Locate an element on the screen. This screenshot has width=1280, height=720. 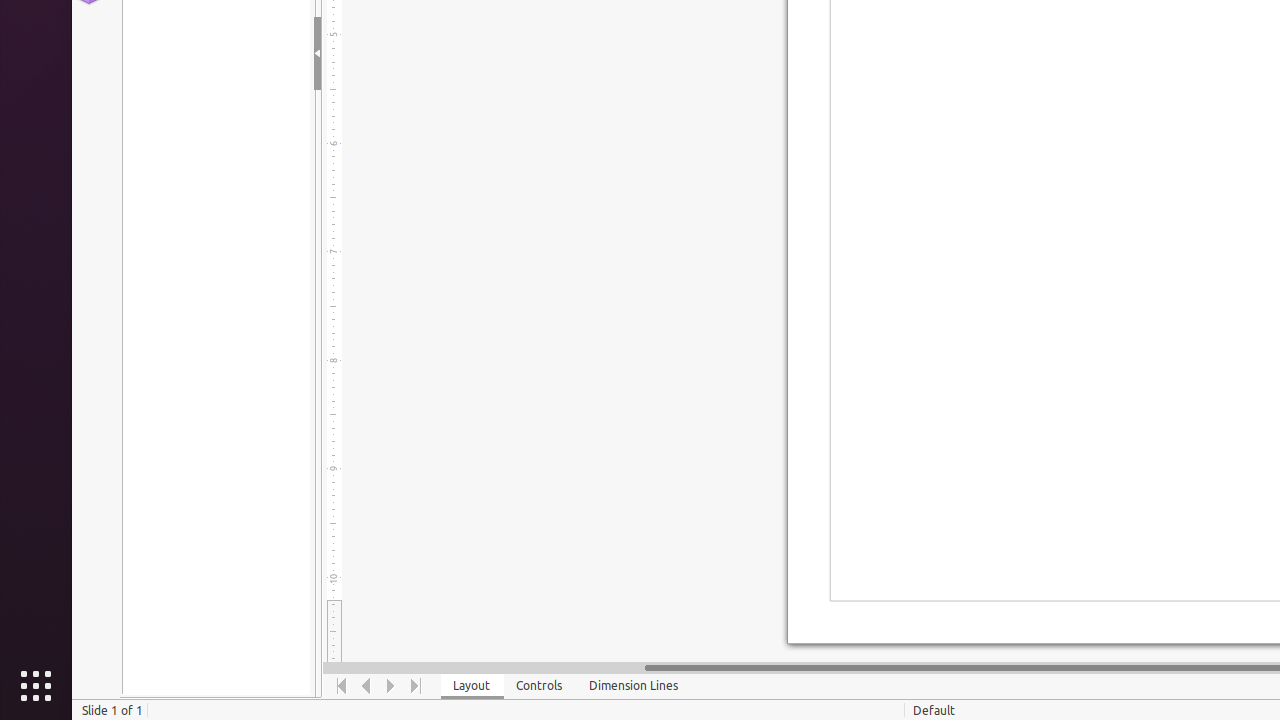
'Move Left' is located at coordinates (366, 685).